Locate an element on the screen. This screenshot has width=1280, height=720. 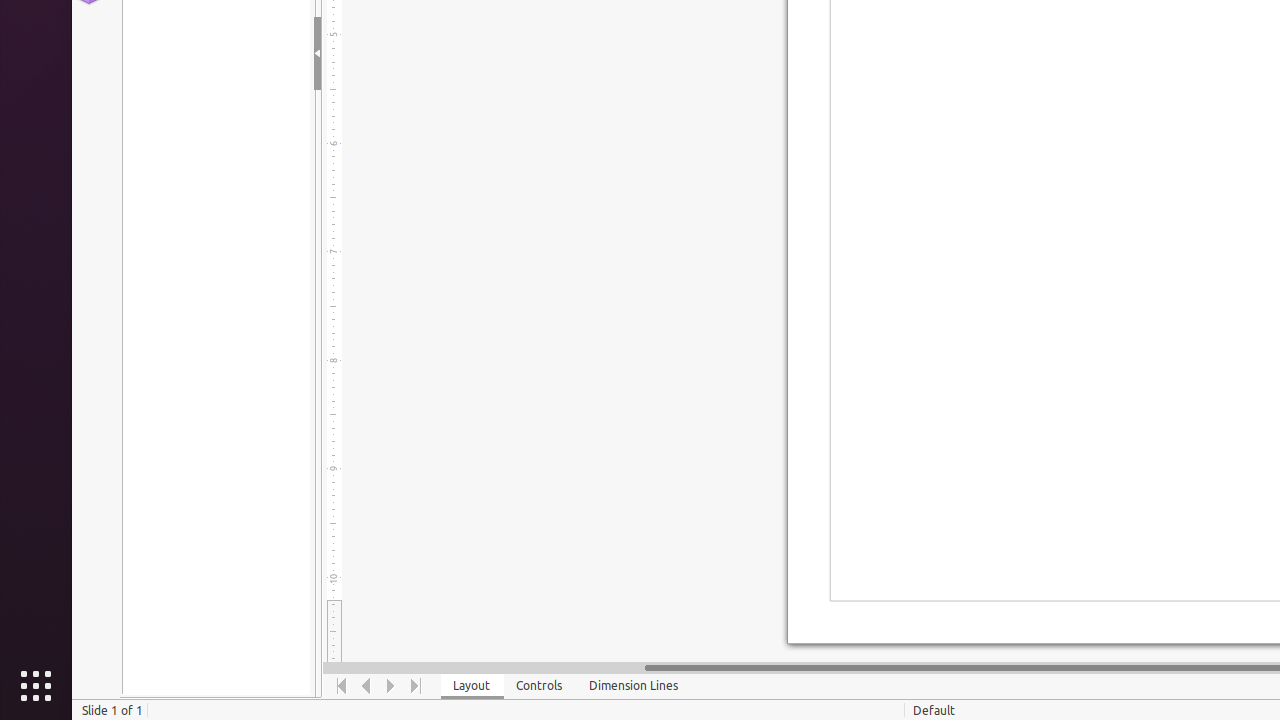
'Move Left' is located at coordinates (366, 685).